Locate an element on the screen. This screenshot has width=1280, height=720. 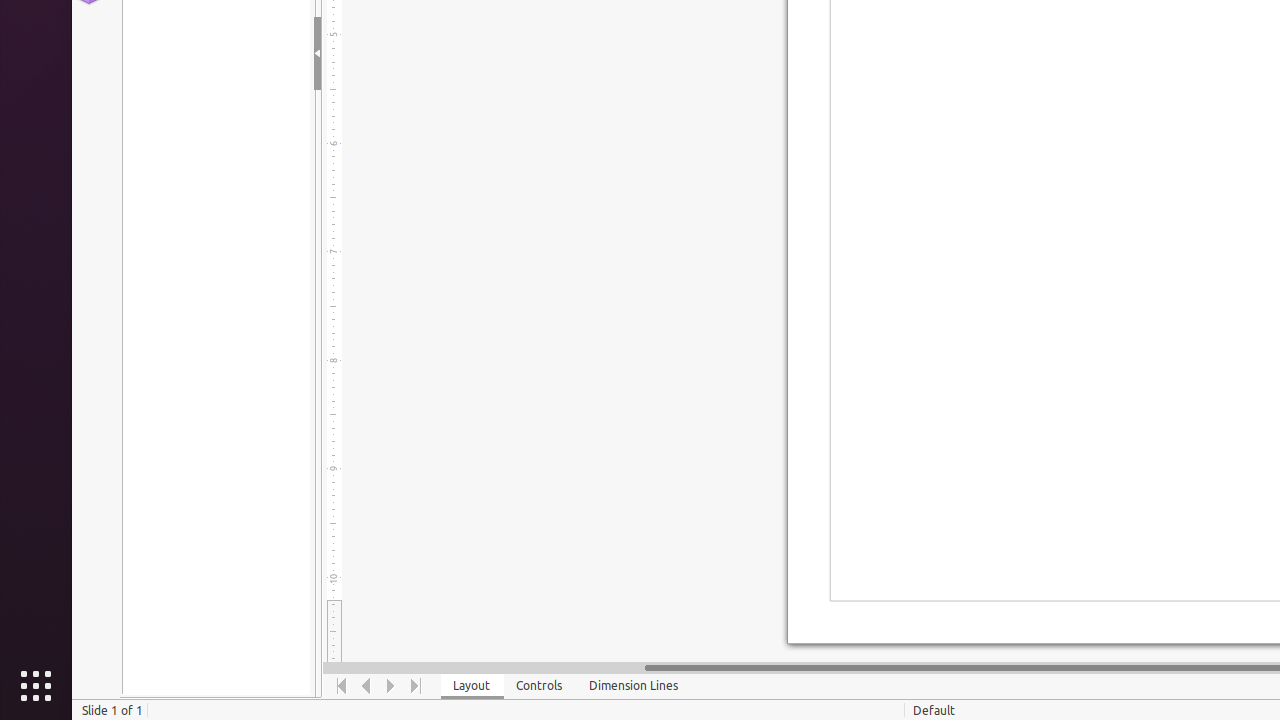
'Move Left' is located at coordinates (366, 685).